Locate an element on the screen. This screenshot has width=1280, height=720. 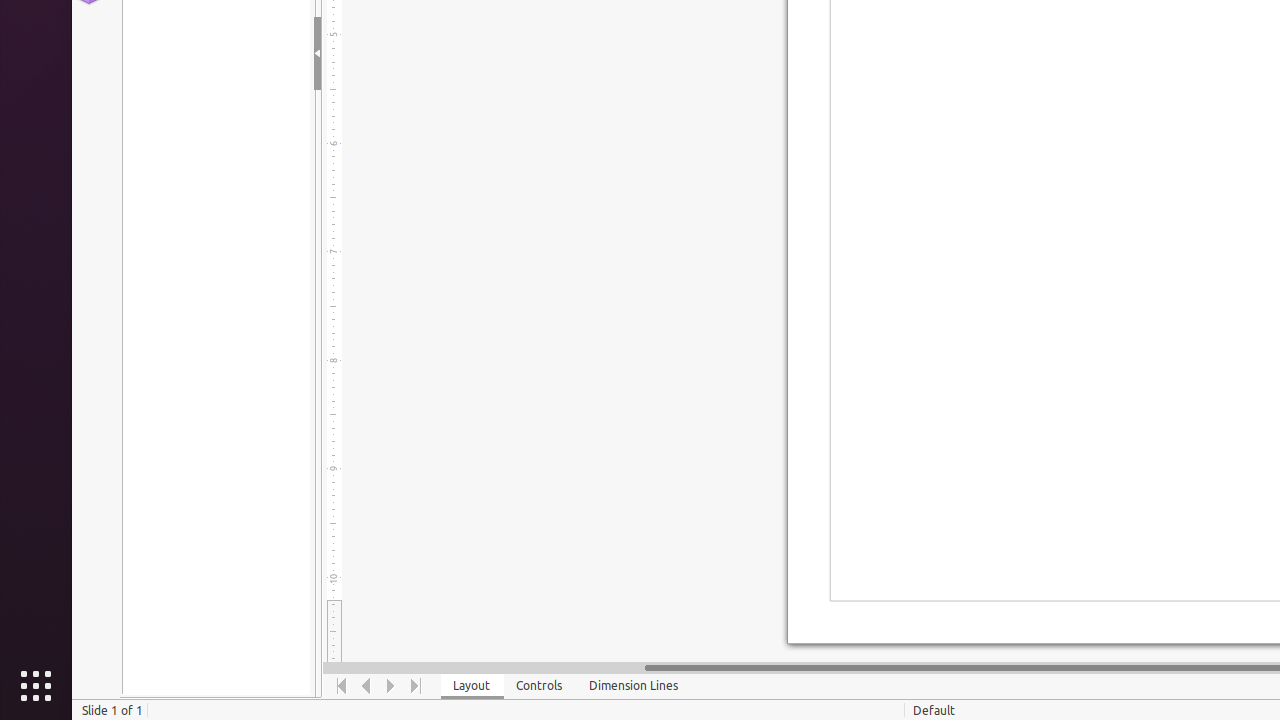
'Move Left' is located at coordinates (366, 685).